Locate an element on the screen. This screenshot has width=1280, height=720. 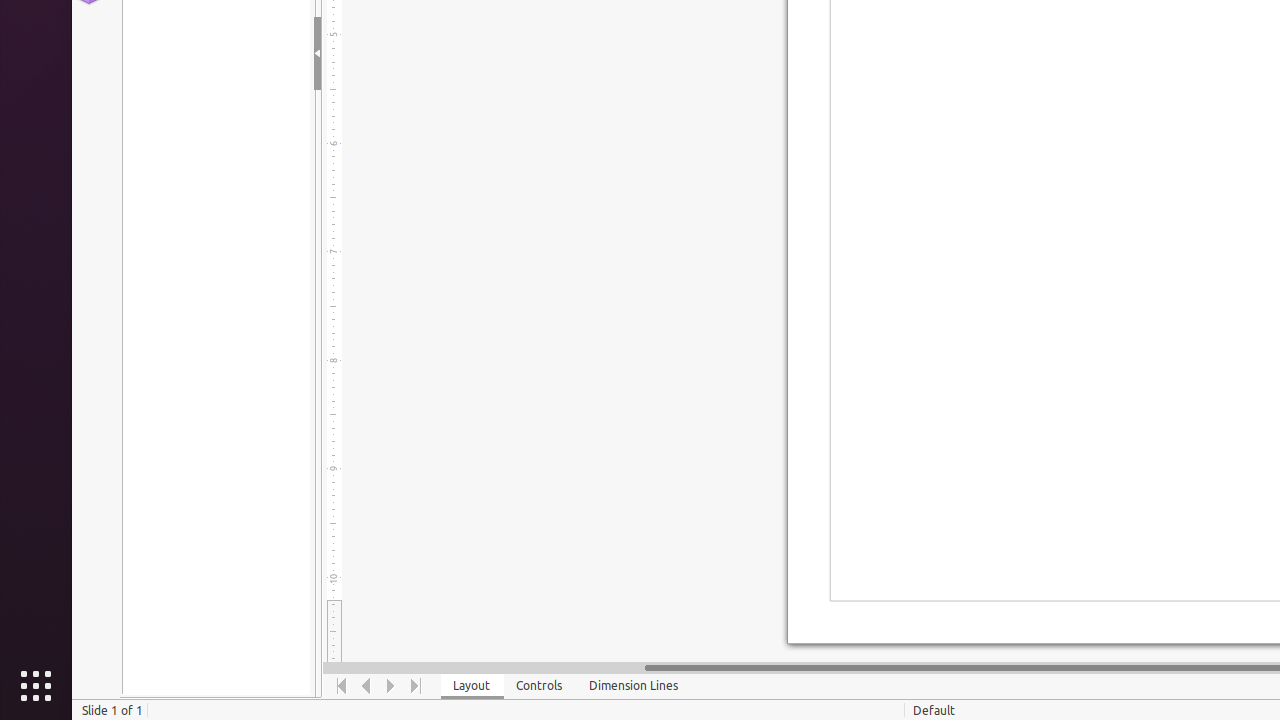
'Move Left' is located at coordinates (366, 685).